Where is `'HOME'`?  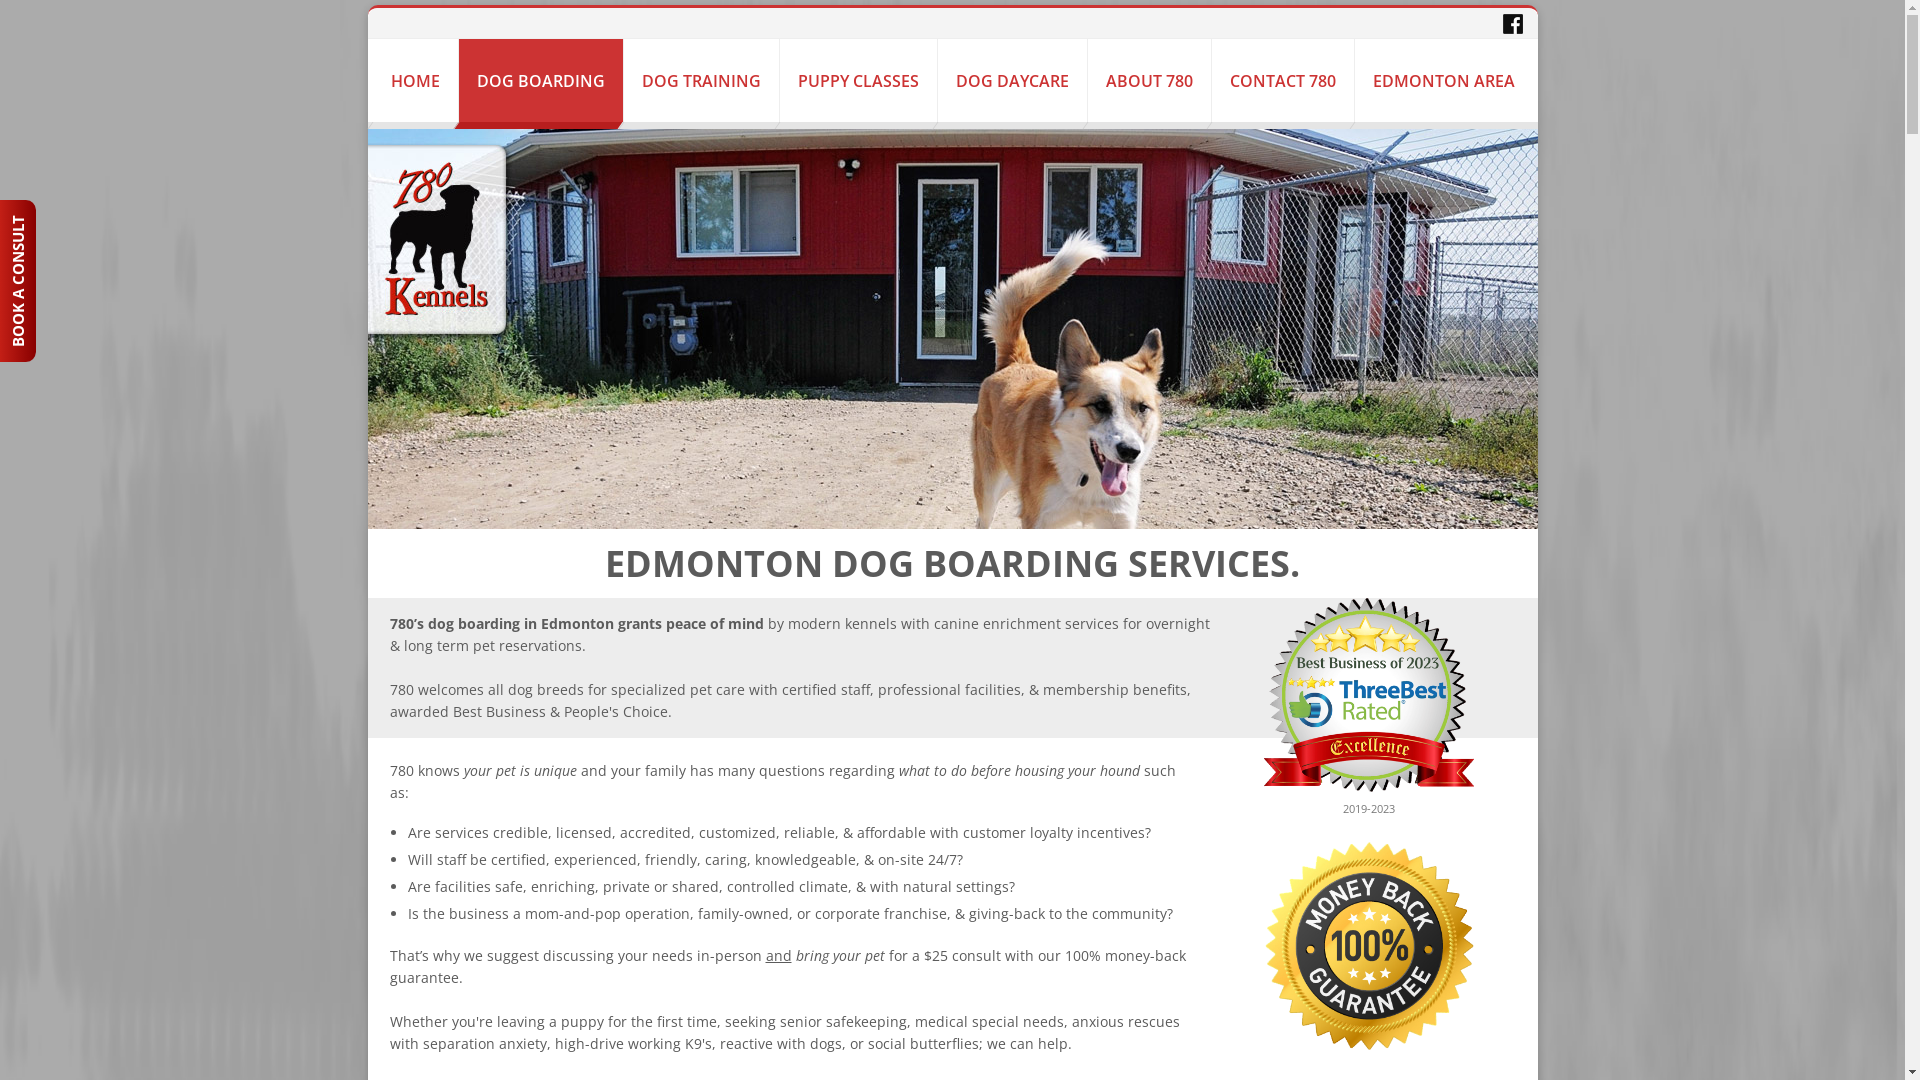 'HOME' is located at coordinates (413, 79).